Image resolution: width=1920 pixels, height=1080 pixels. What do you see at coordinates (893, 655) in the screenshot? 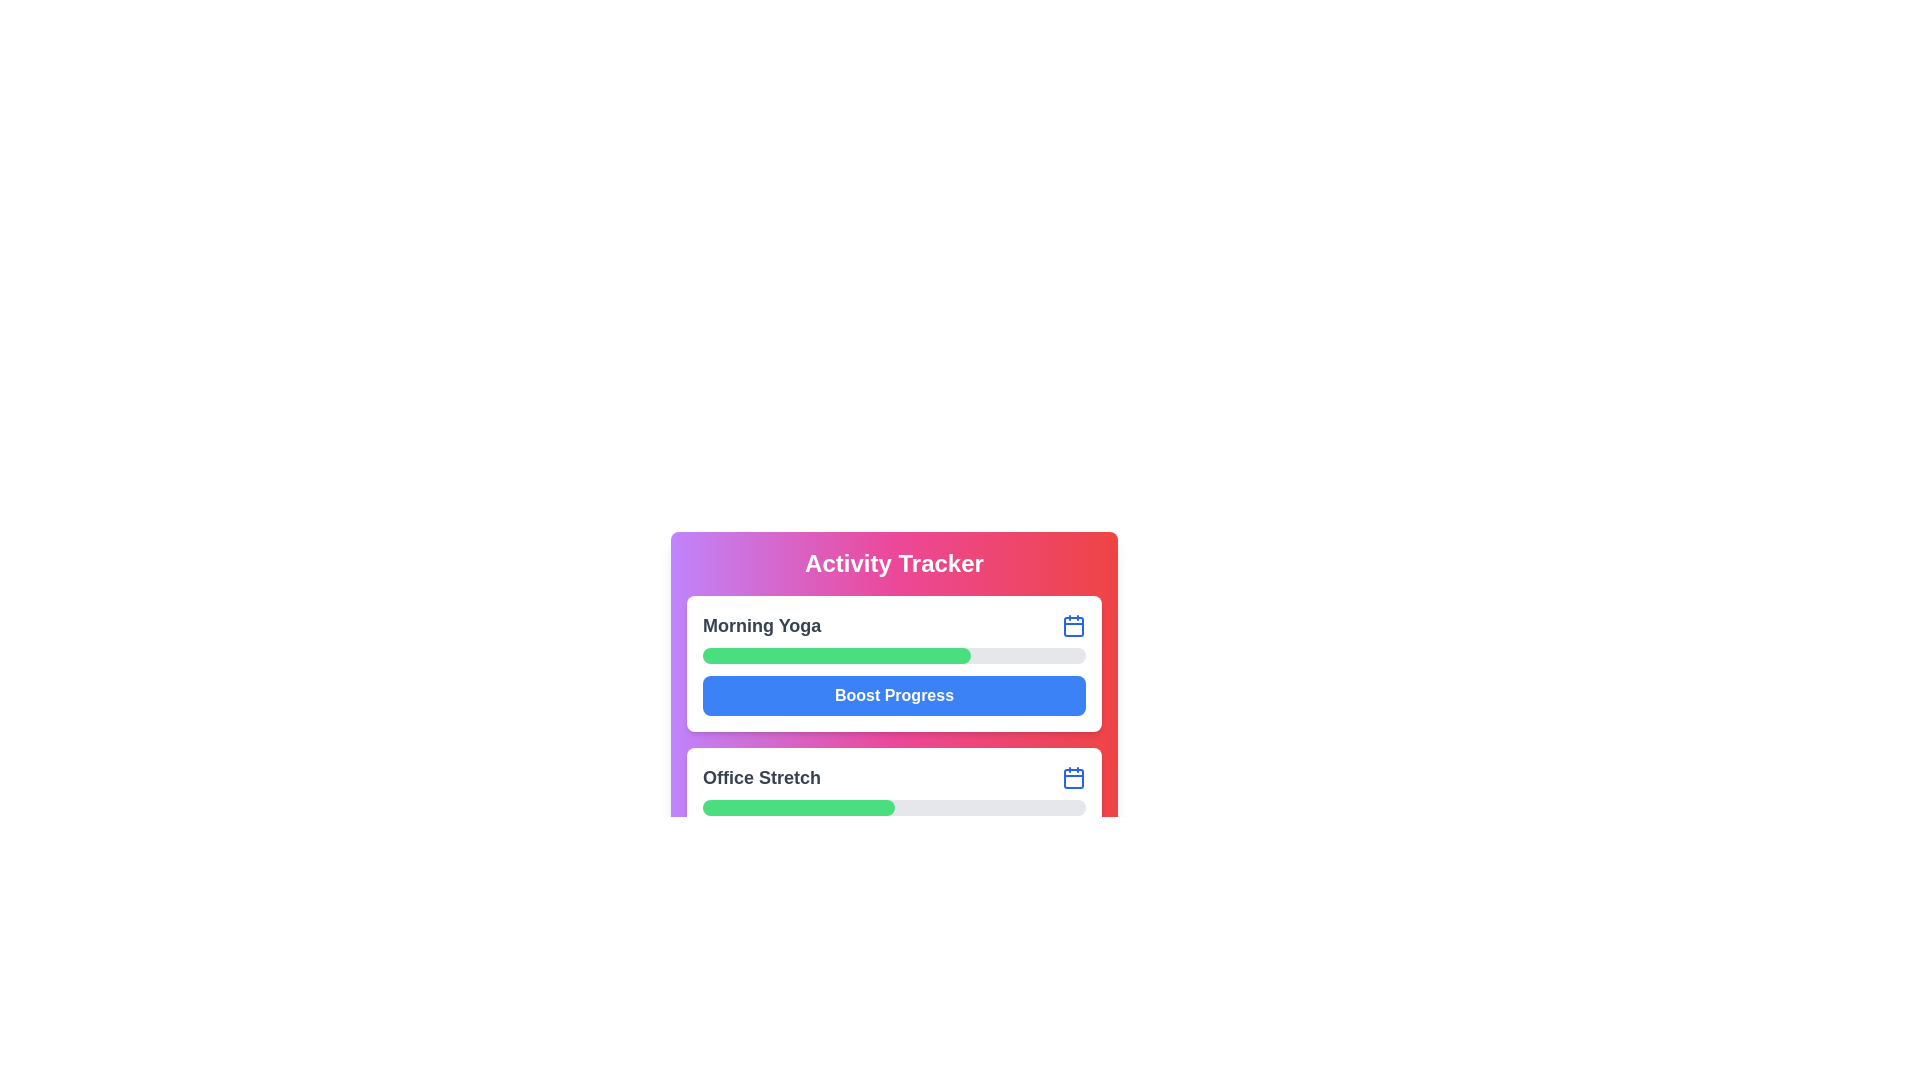
I see `the progress bar representing the completion of the 'Morning Yoga' activity, which shows a 70% completion rate and is located below the 'Morning Yoga' label and above the 'Boost Progress' button` at bounding box center [893, 655].